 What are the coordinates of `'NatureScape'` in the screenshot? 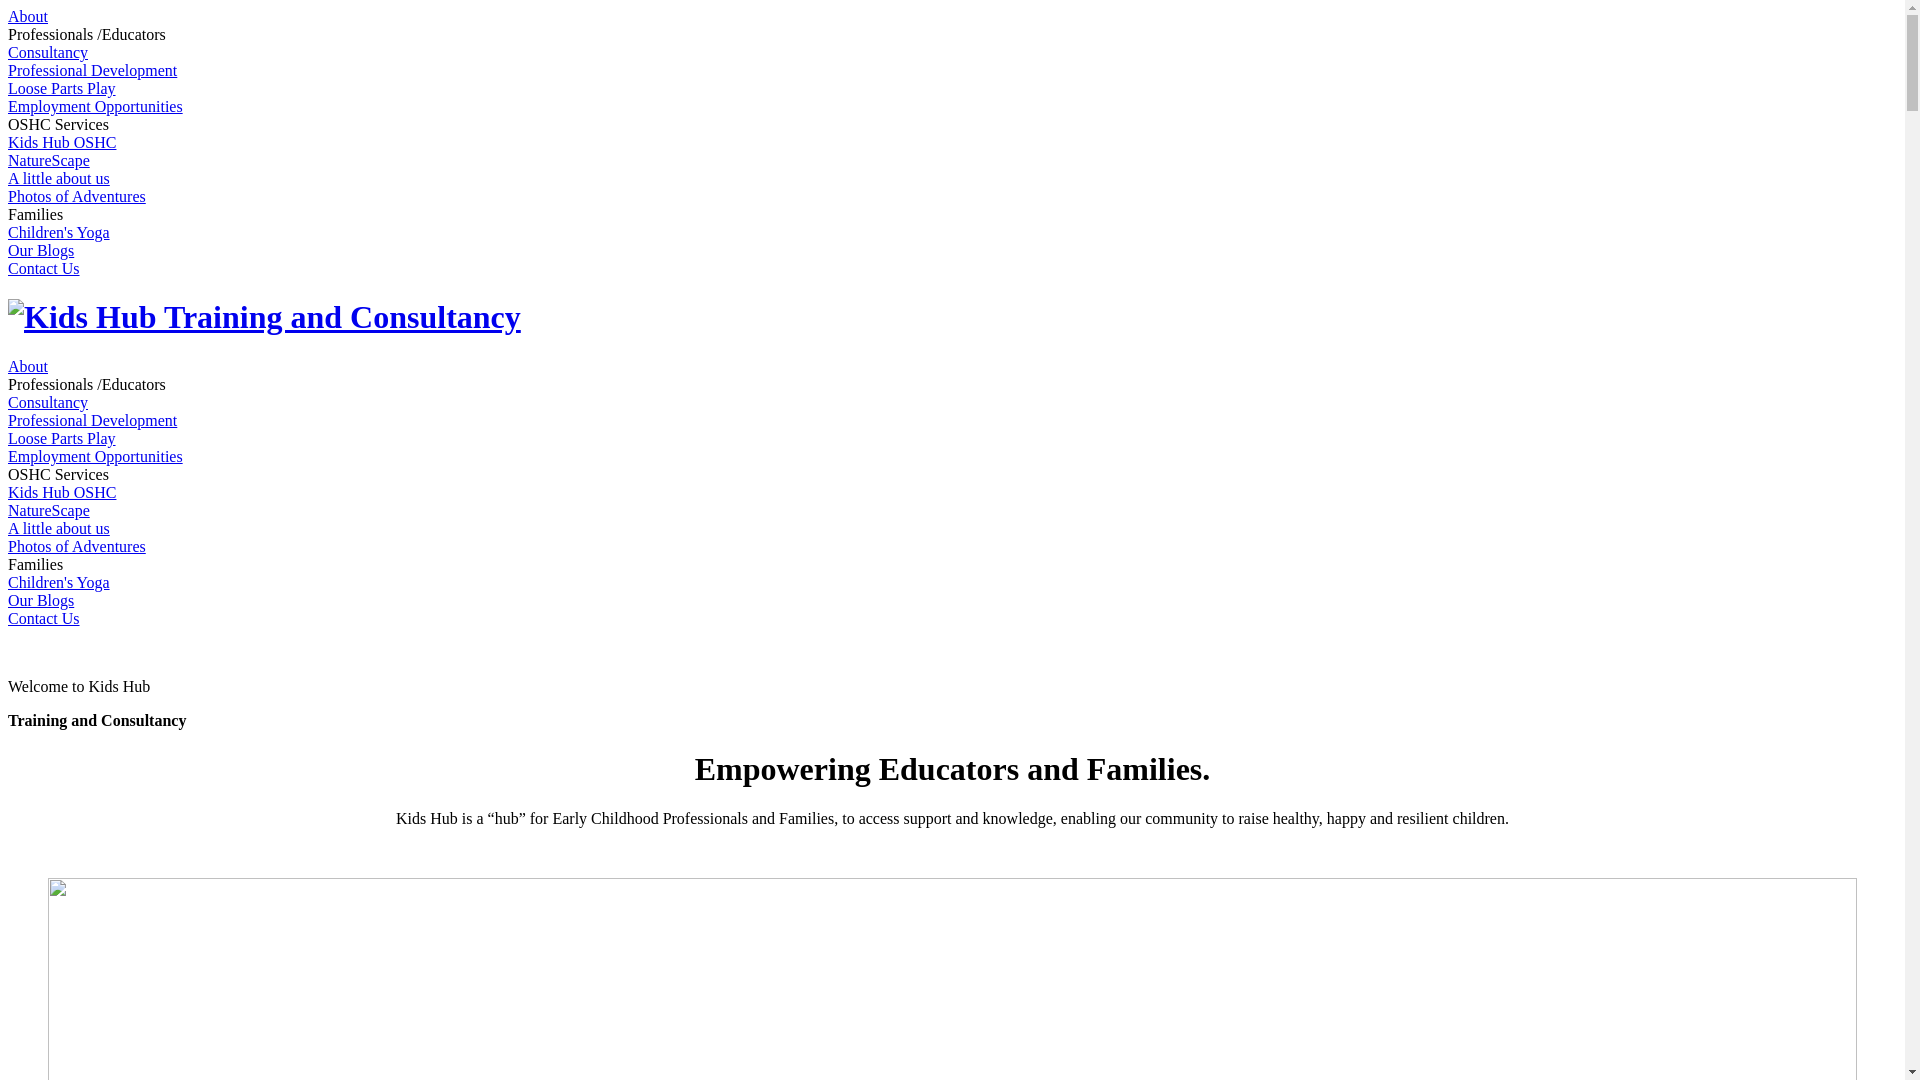 It's located at (8, 509).